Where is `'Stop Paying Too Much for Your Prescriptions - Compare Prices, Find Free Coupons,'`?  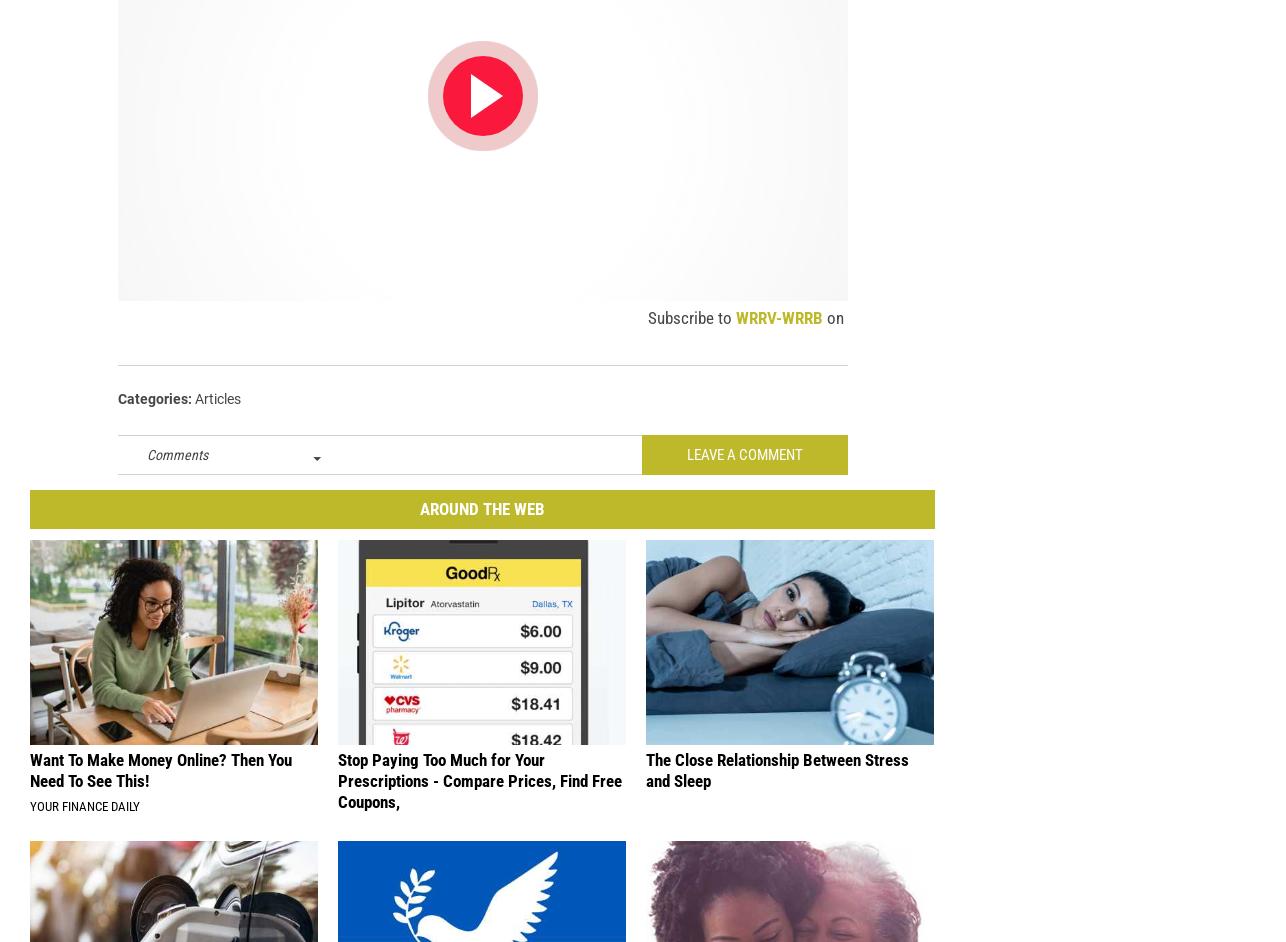
'Stop Paying Too Much for Your Prescriptions - Compare Prices, Find Free Coupons,' is located at coordinates (336, 792).